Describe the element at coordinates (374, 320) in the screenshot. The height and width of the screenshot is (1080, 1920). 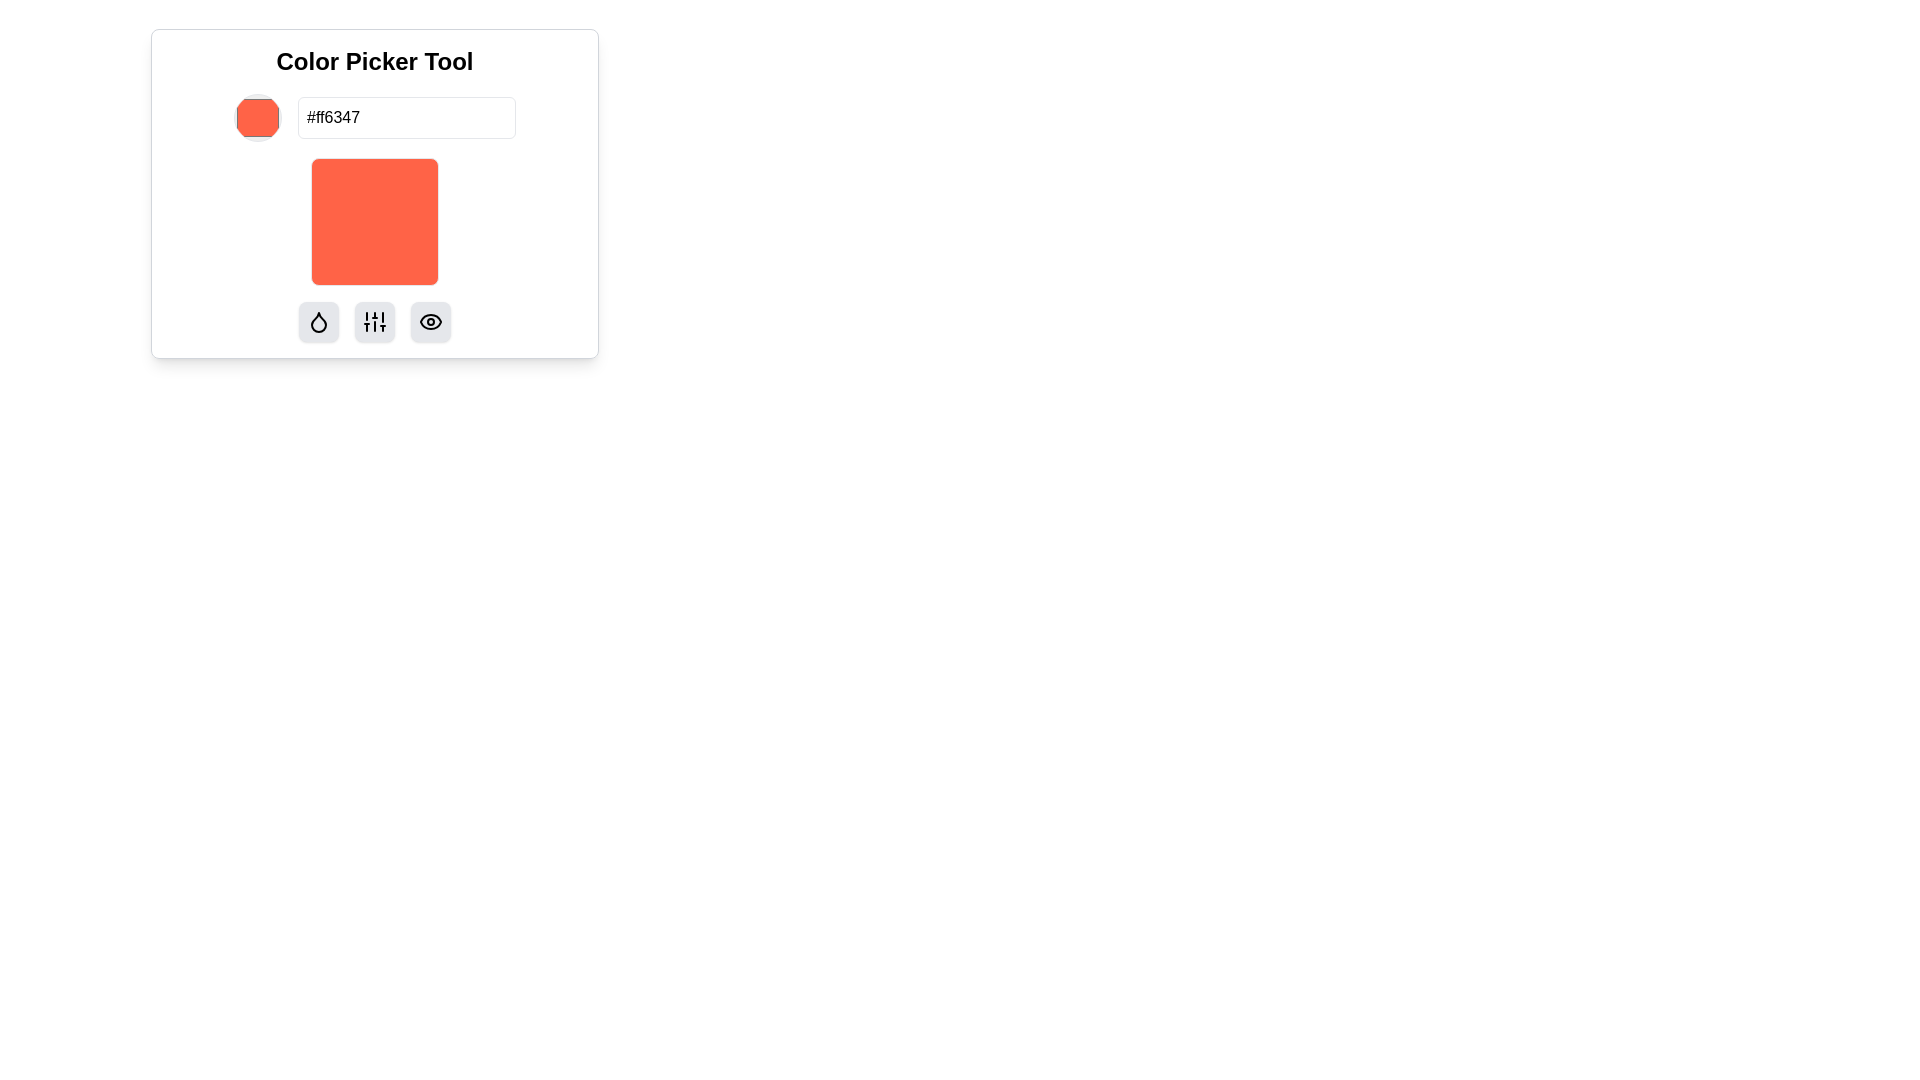
I see `the button with a light gray background and vertical sliders icon, which is the second button in a horizontal row of three buttons at the bottom of the Color Picker Tool interface` at that location.